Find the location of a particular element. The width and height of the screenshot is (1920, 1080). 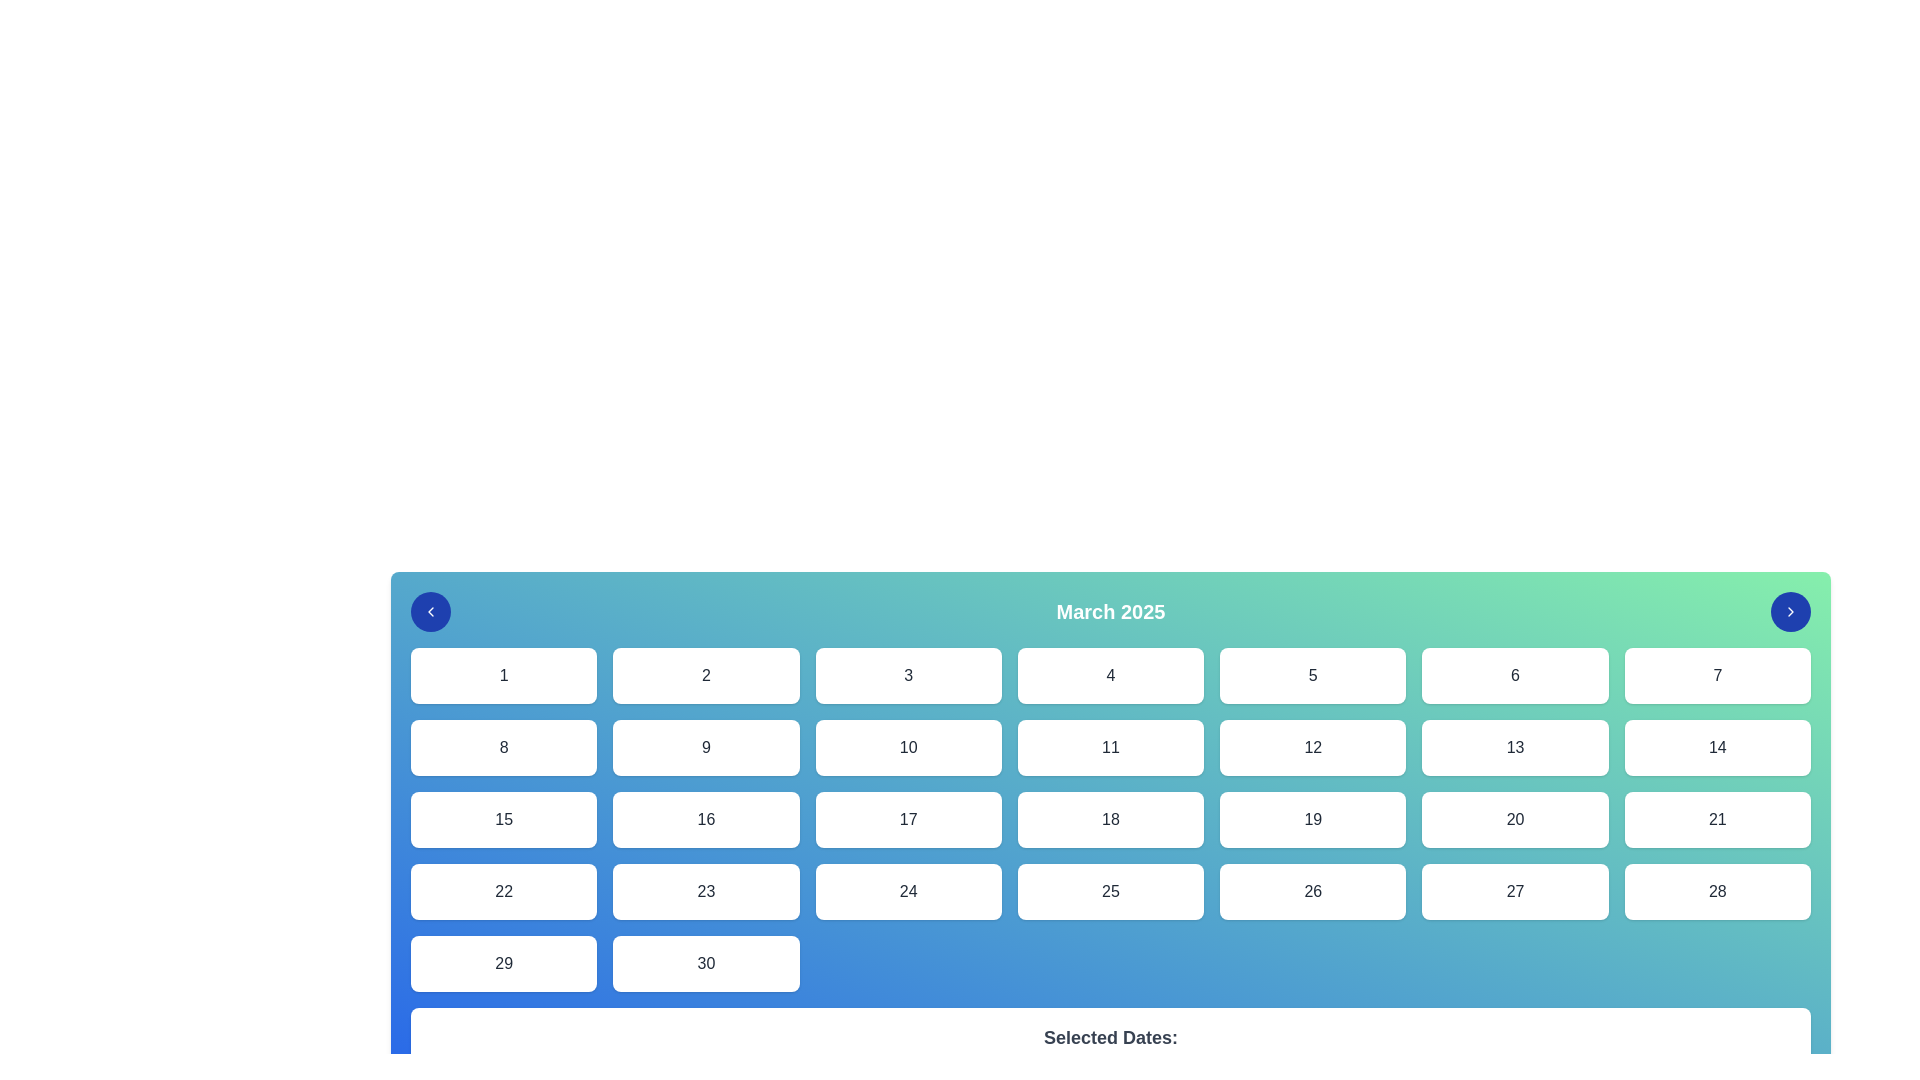

the grid cell representing the calendar day with the number '13', located in the second row and sixth column of the grid is located at coordinates (1515, 748).